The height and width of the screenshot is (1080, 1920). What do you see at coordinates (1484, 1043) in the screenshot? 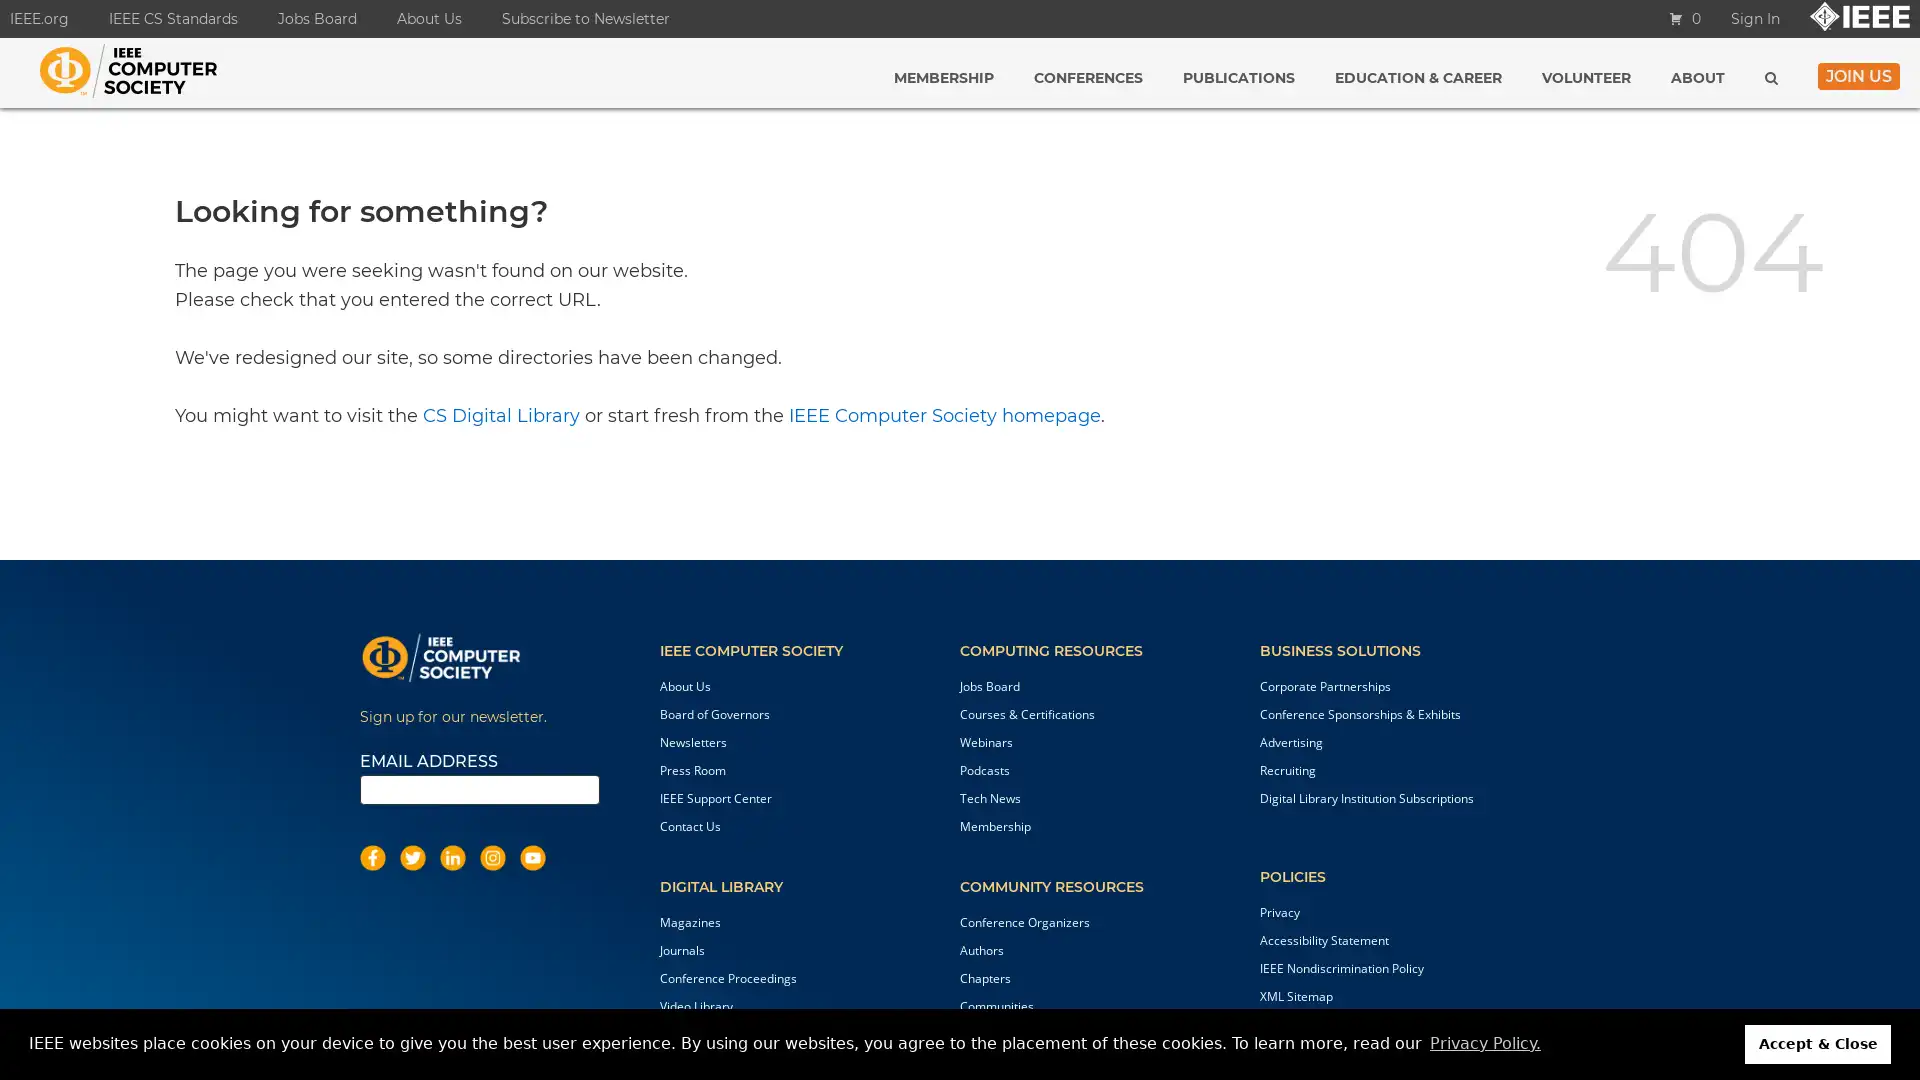
I see `learn more about cookies` at bounding box center [1484, 1043].